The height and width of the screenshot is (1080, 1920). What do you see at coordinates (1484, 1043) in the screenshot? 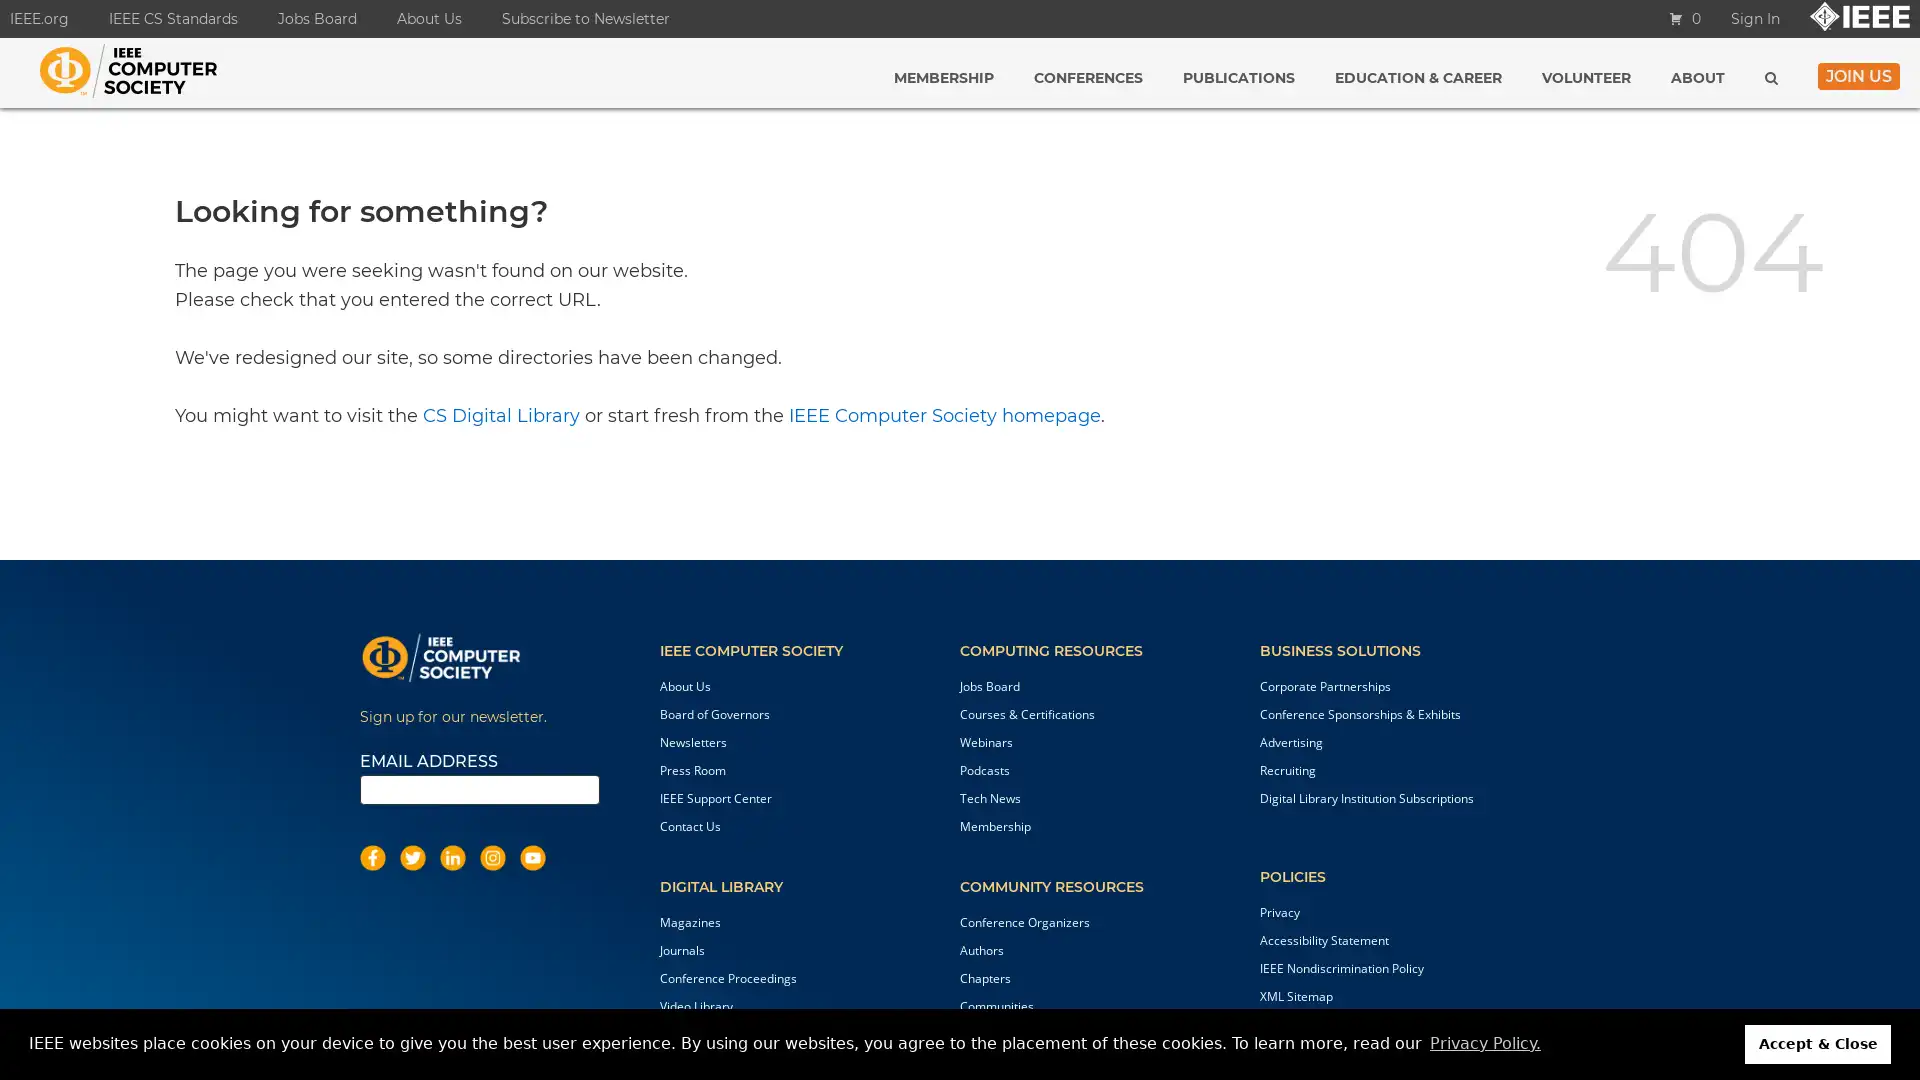
I see `learn more about cookies` at bounding box center [1484, 1043].